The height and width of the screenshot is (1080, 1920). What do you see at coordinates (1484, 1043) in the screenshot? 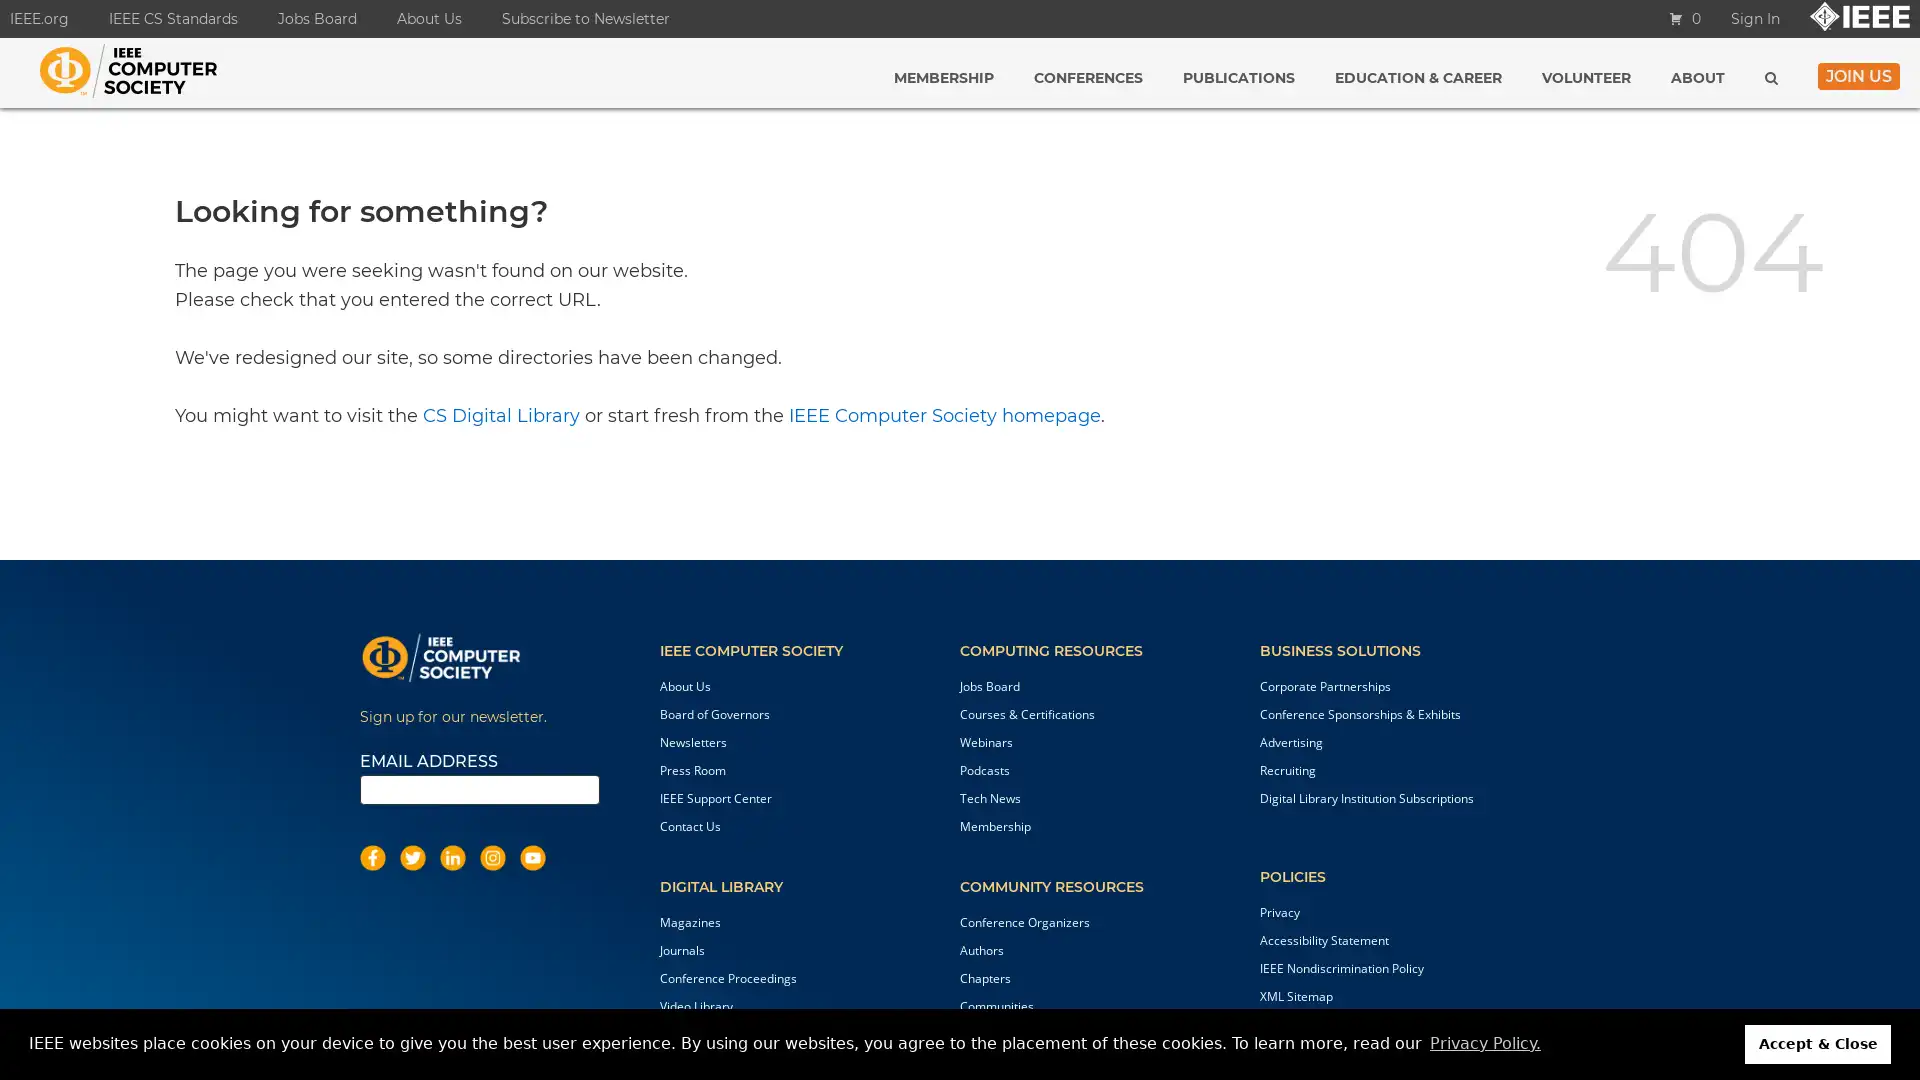
I see `learn more about cookies` at bounding box center [1484, 1043].